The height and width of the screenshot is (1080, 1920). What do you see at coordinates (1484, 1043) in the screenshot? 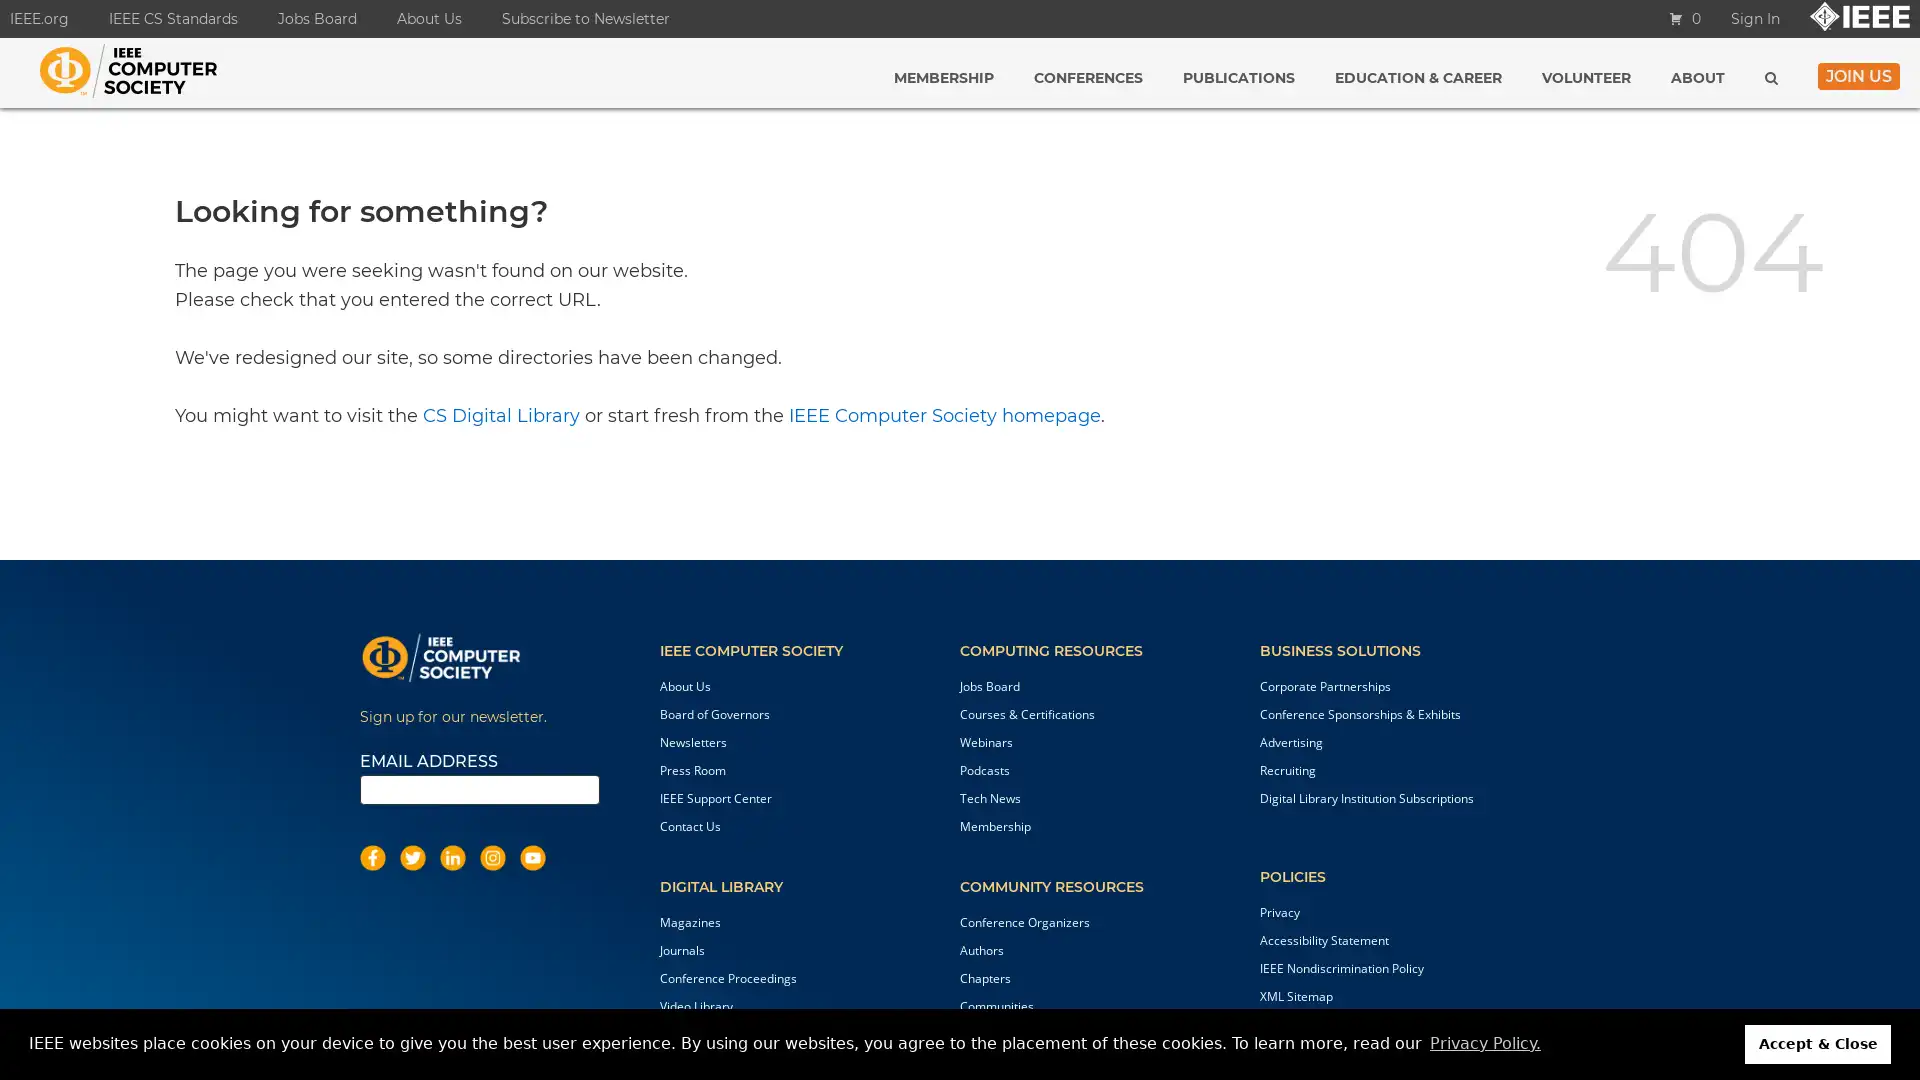
I see `learn more about cookies` at bounding box center [1484, 1043].